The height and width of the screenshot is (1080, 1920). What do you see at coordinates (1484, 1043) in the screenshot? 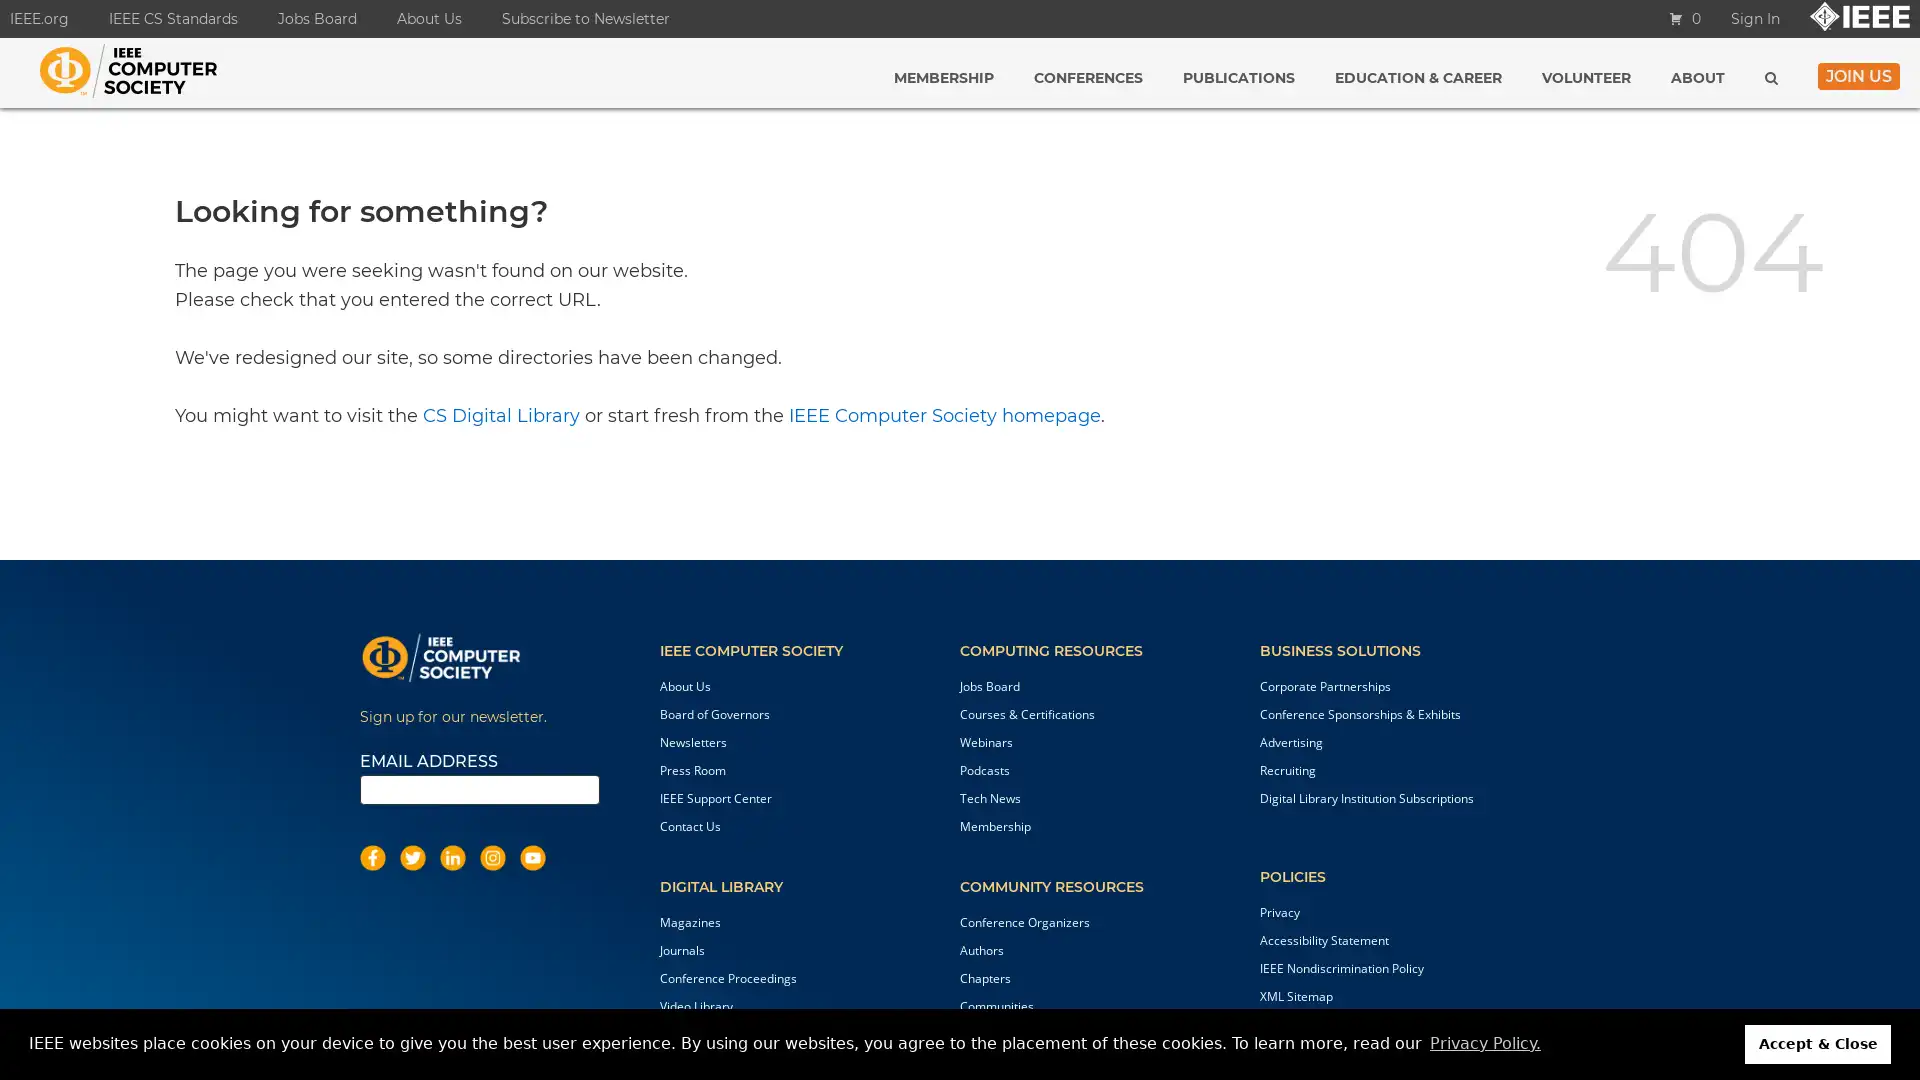
I see `learn more about cookies` at bounding box center [1484, 1043].